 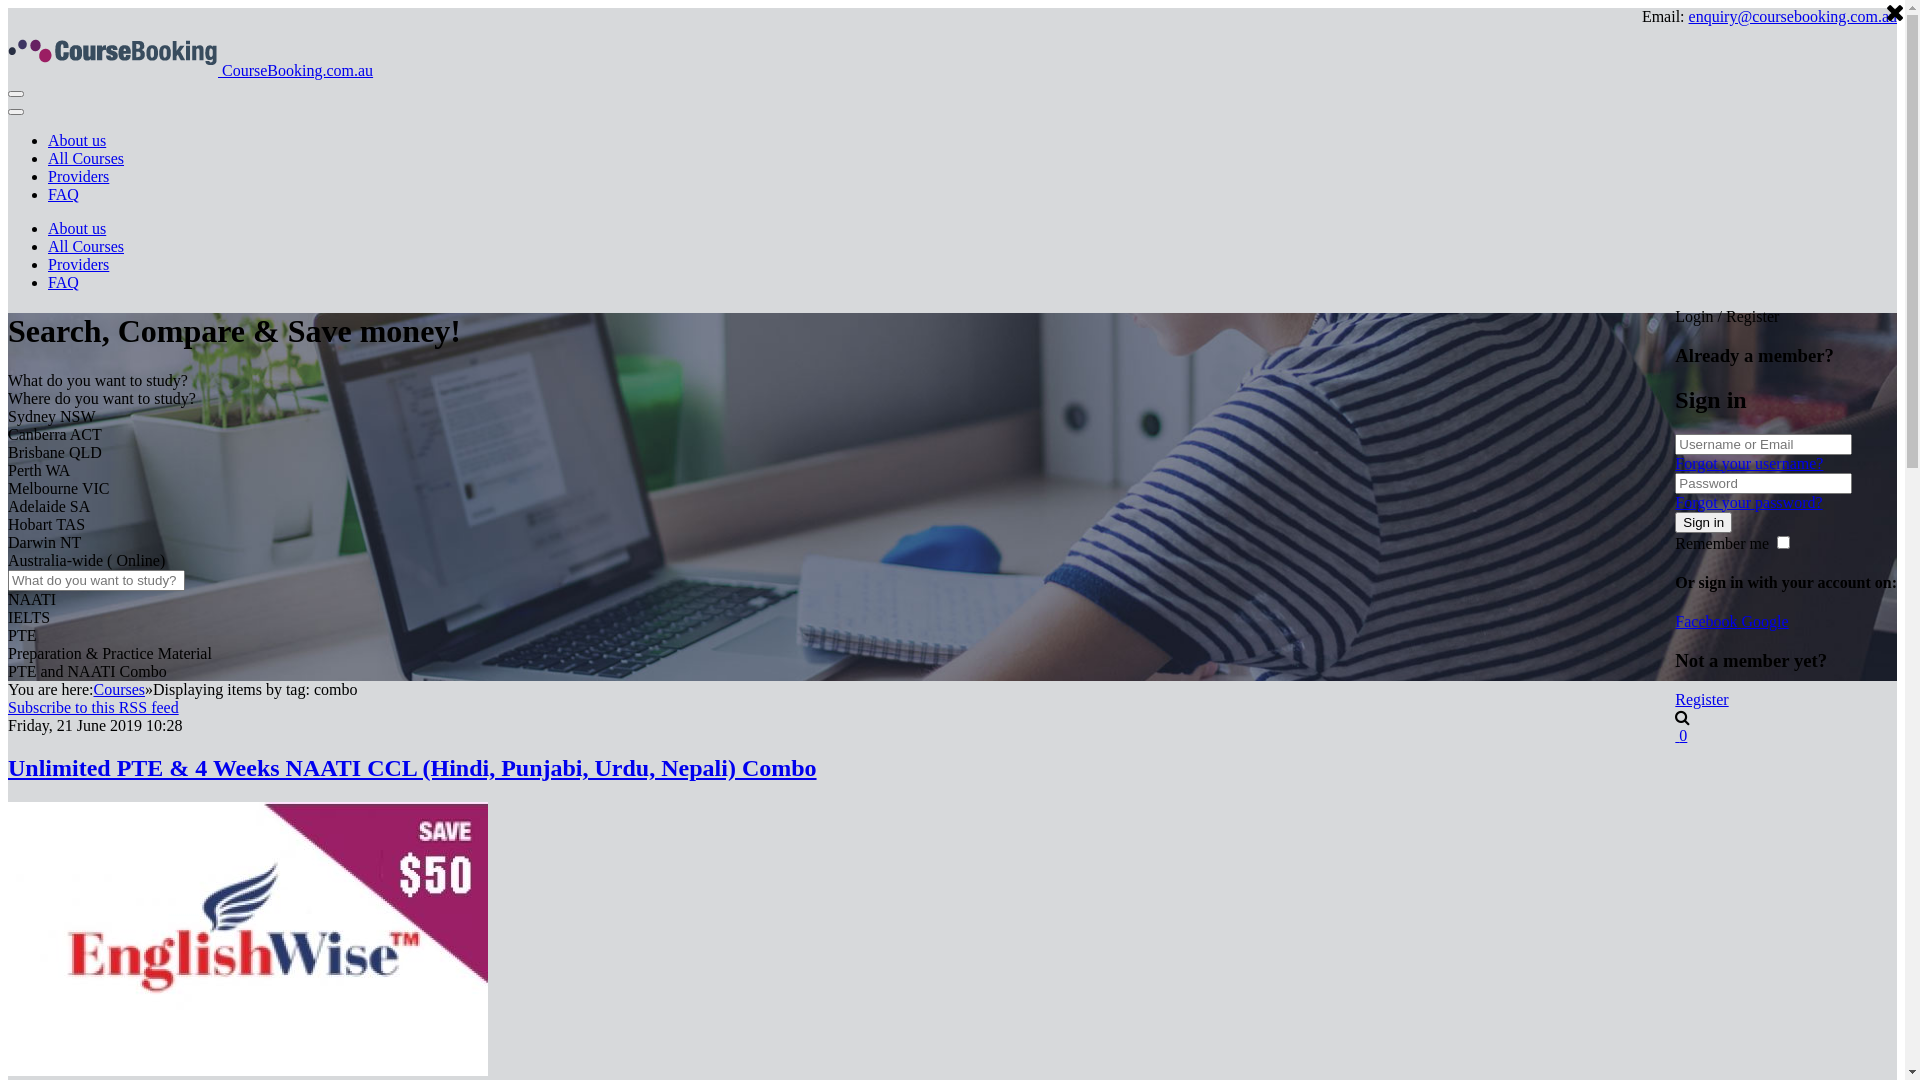 I want to click on '0', so click(x=1680, y=734).